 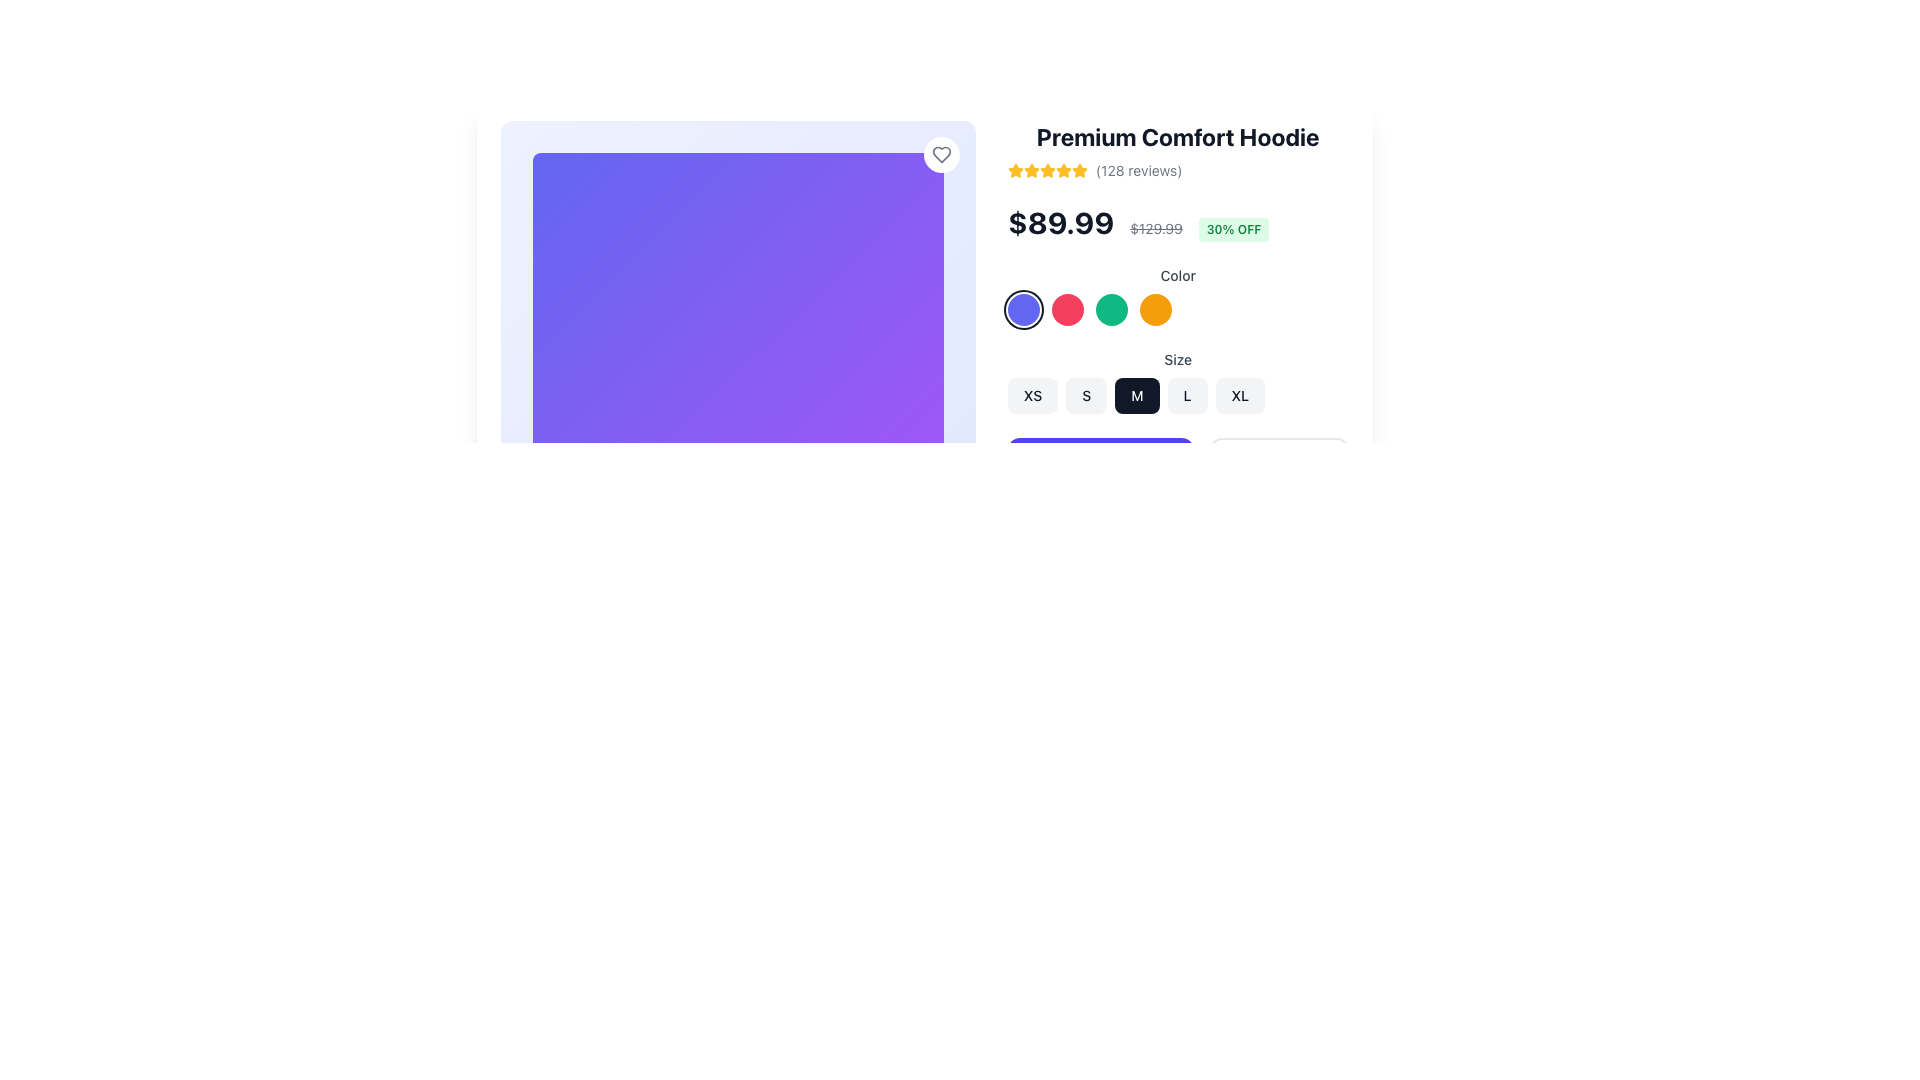 What do you see at coordinates (1178, 396) in the screenshot?
I see `the size option button labeled 'L'` at bounding box center [1178, 396].